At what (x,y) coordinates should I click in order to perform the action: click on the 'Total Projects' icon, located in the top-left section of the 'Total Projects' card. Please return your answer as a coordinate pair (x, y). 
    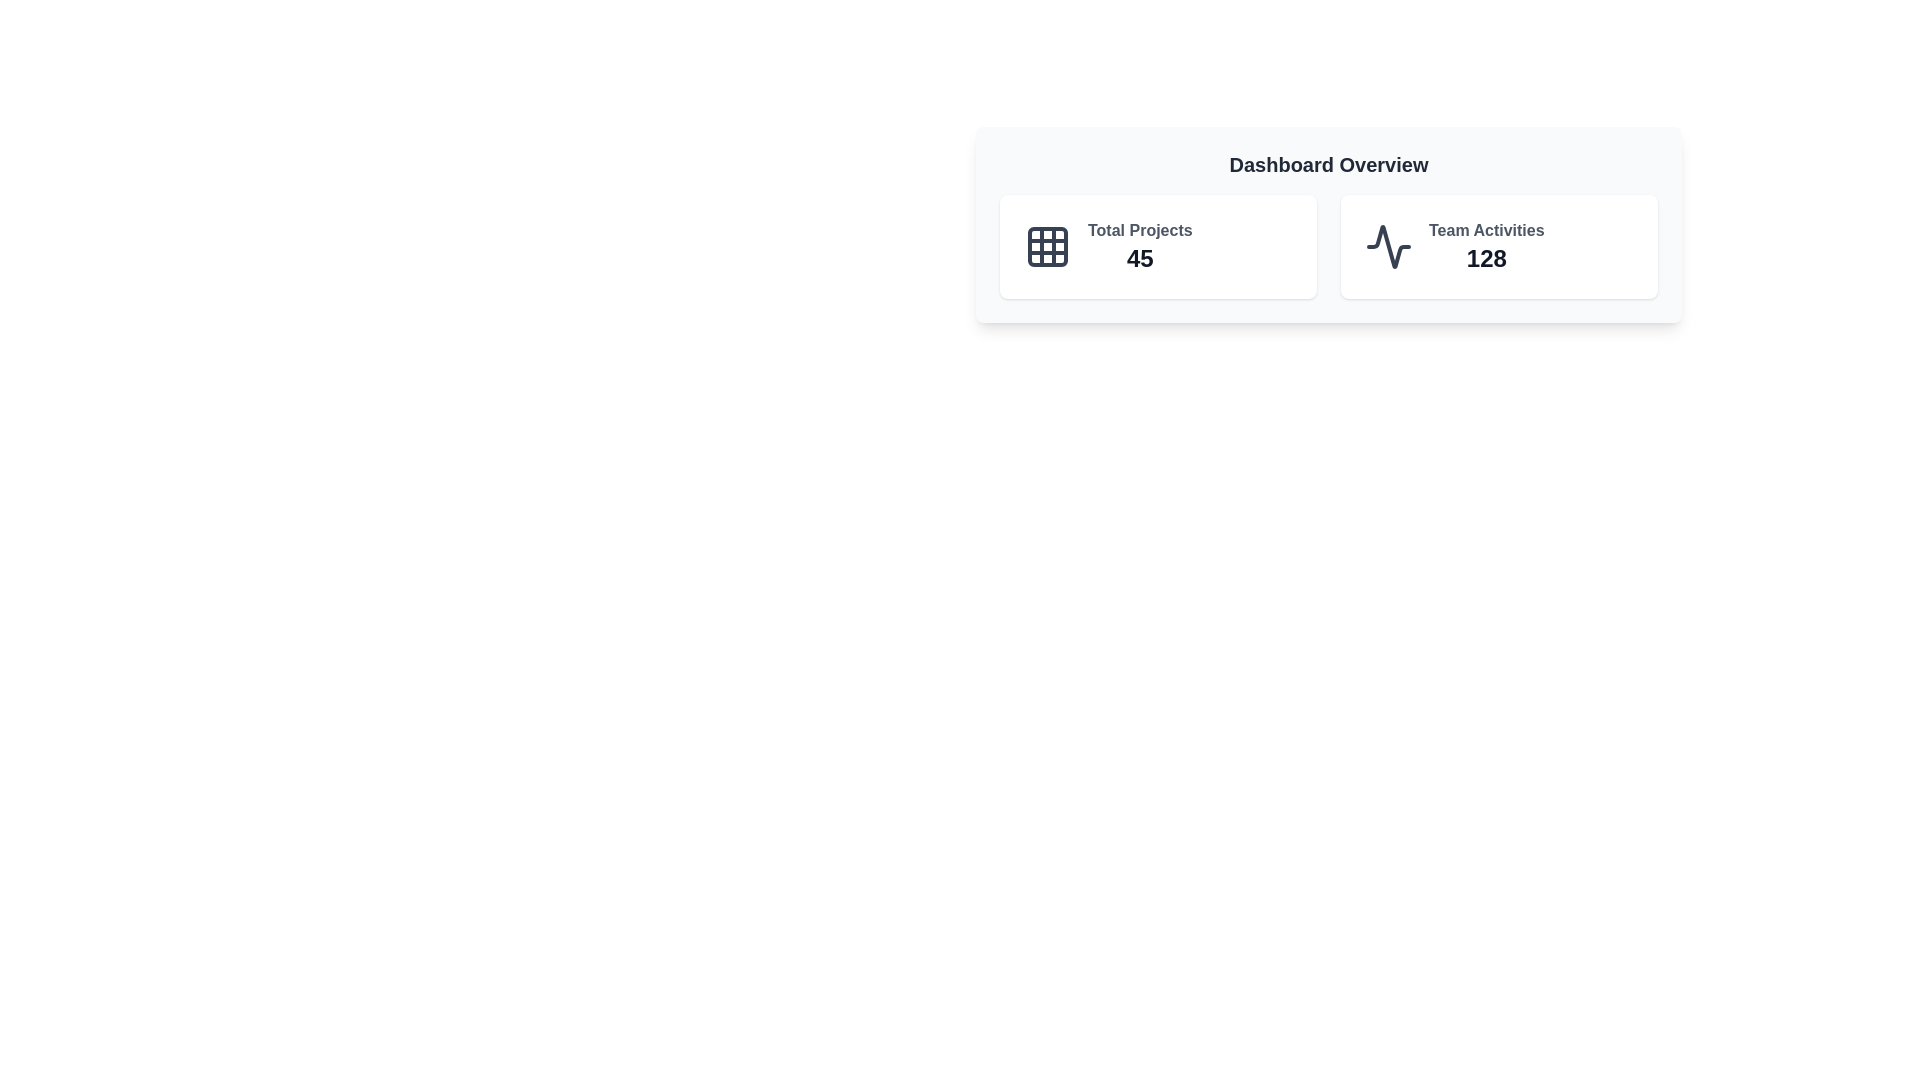
    Looking at the image, I should click on (1046, 245).